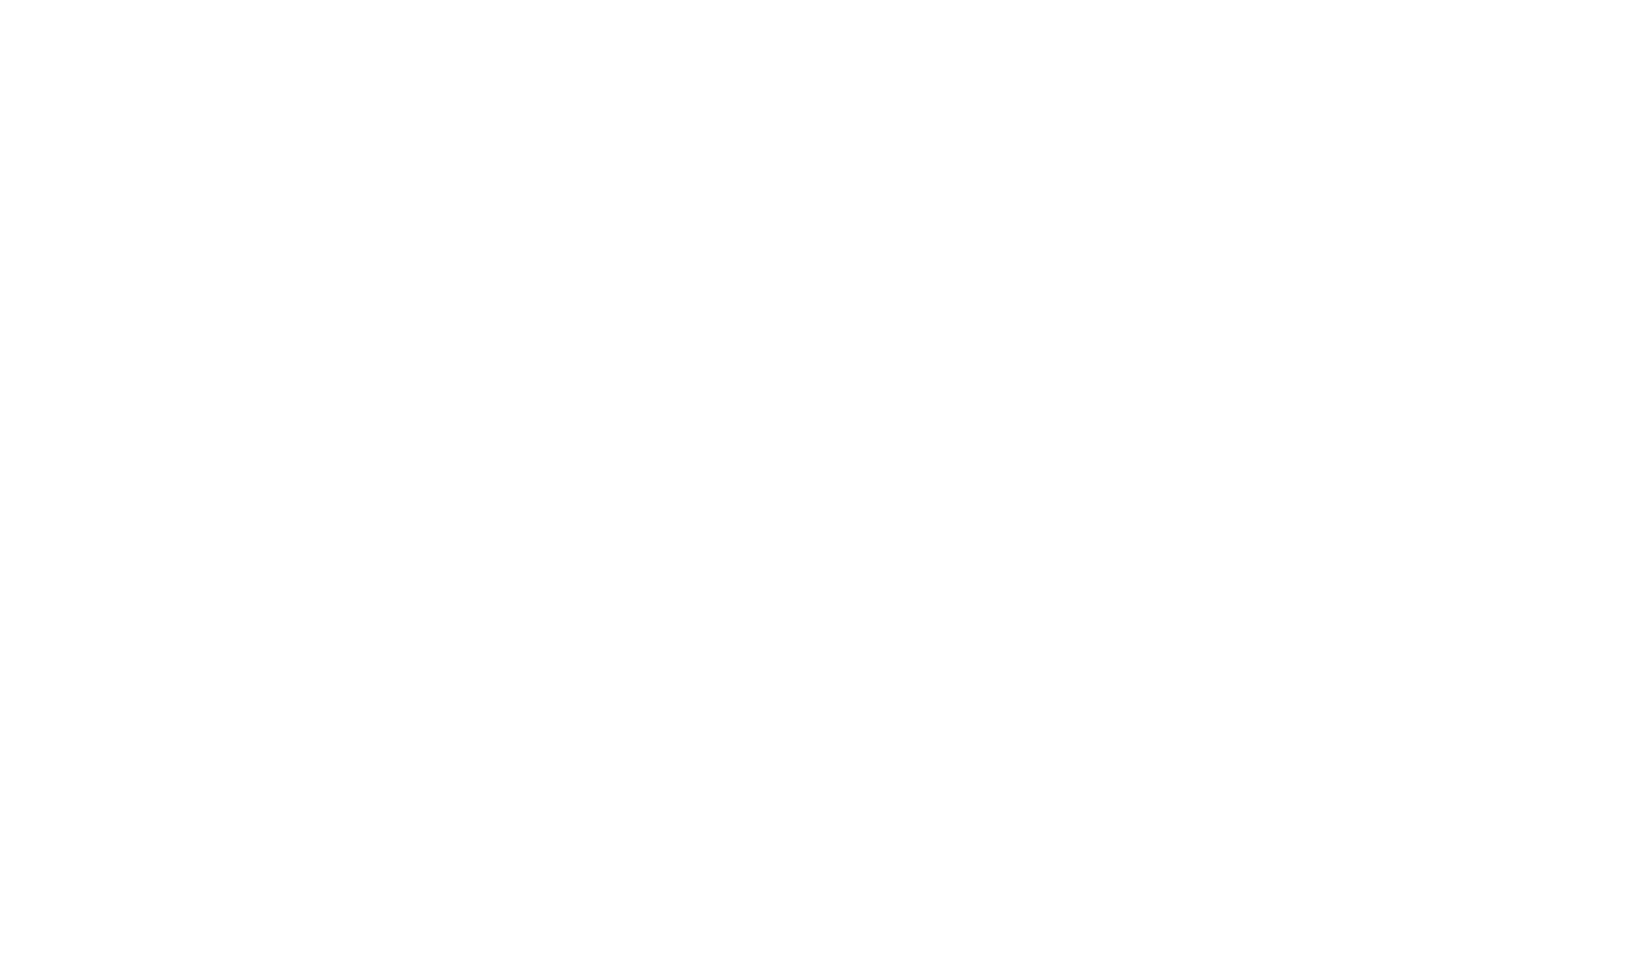  I want to click on 'Services', so click(768, 130).